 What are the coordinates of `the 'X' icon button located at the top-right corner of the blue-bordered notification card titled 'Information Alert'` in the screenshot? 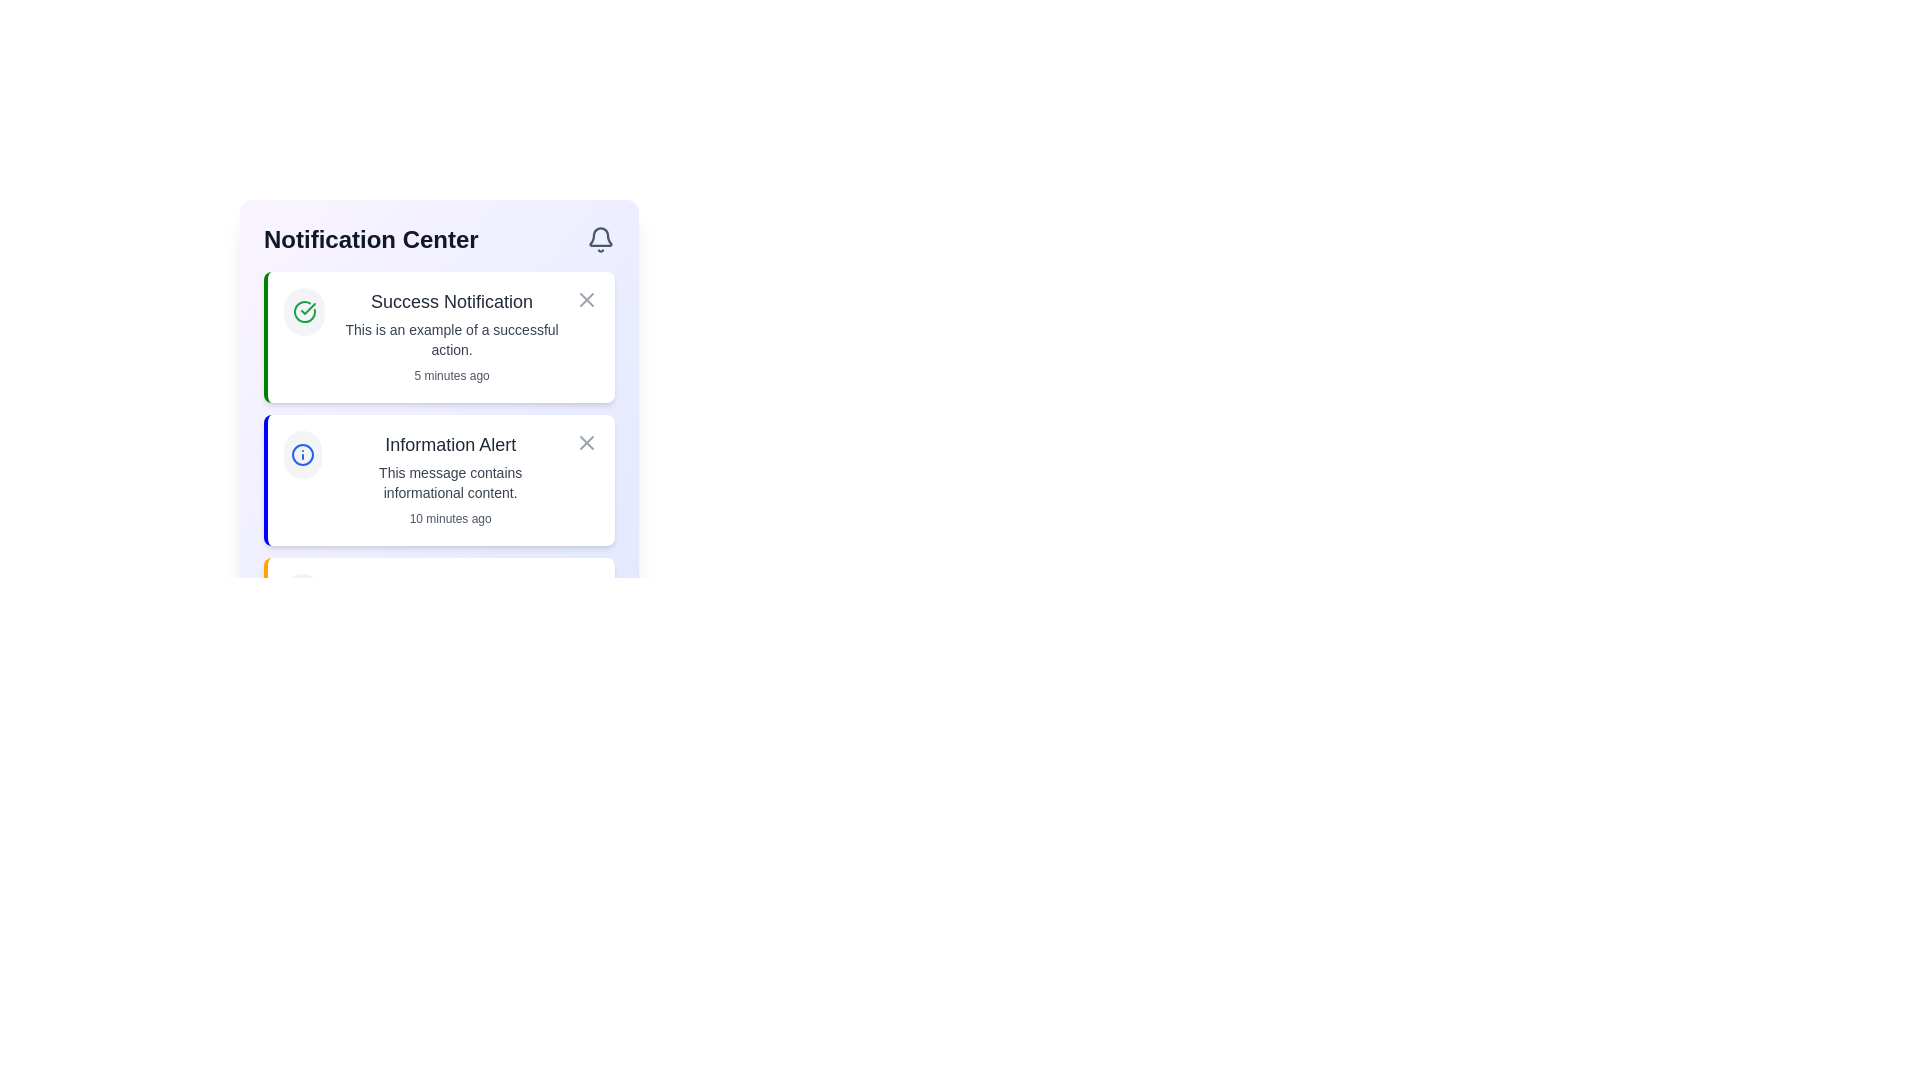 It's located at (585, 442).